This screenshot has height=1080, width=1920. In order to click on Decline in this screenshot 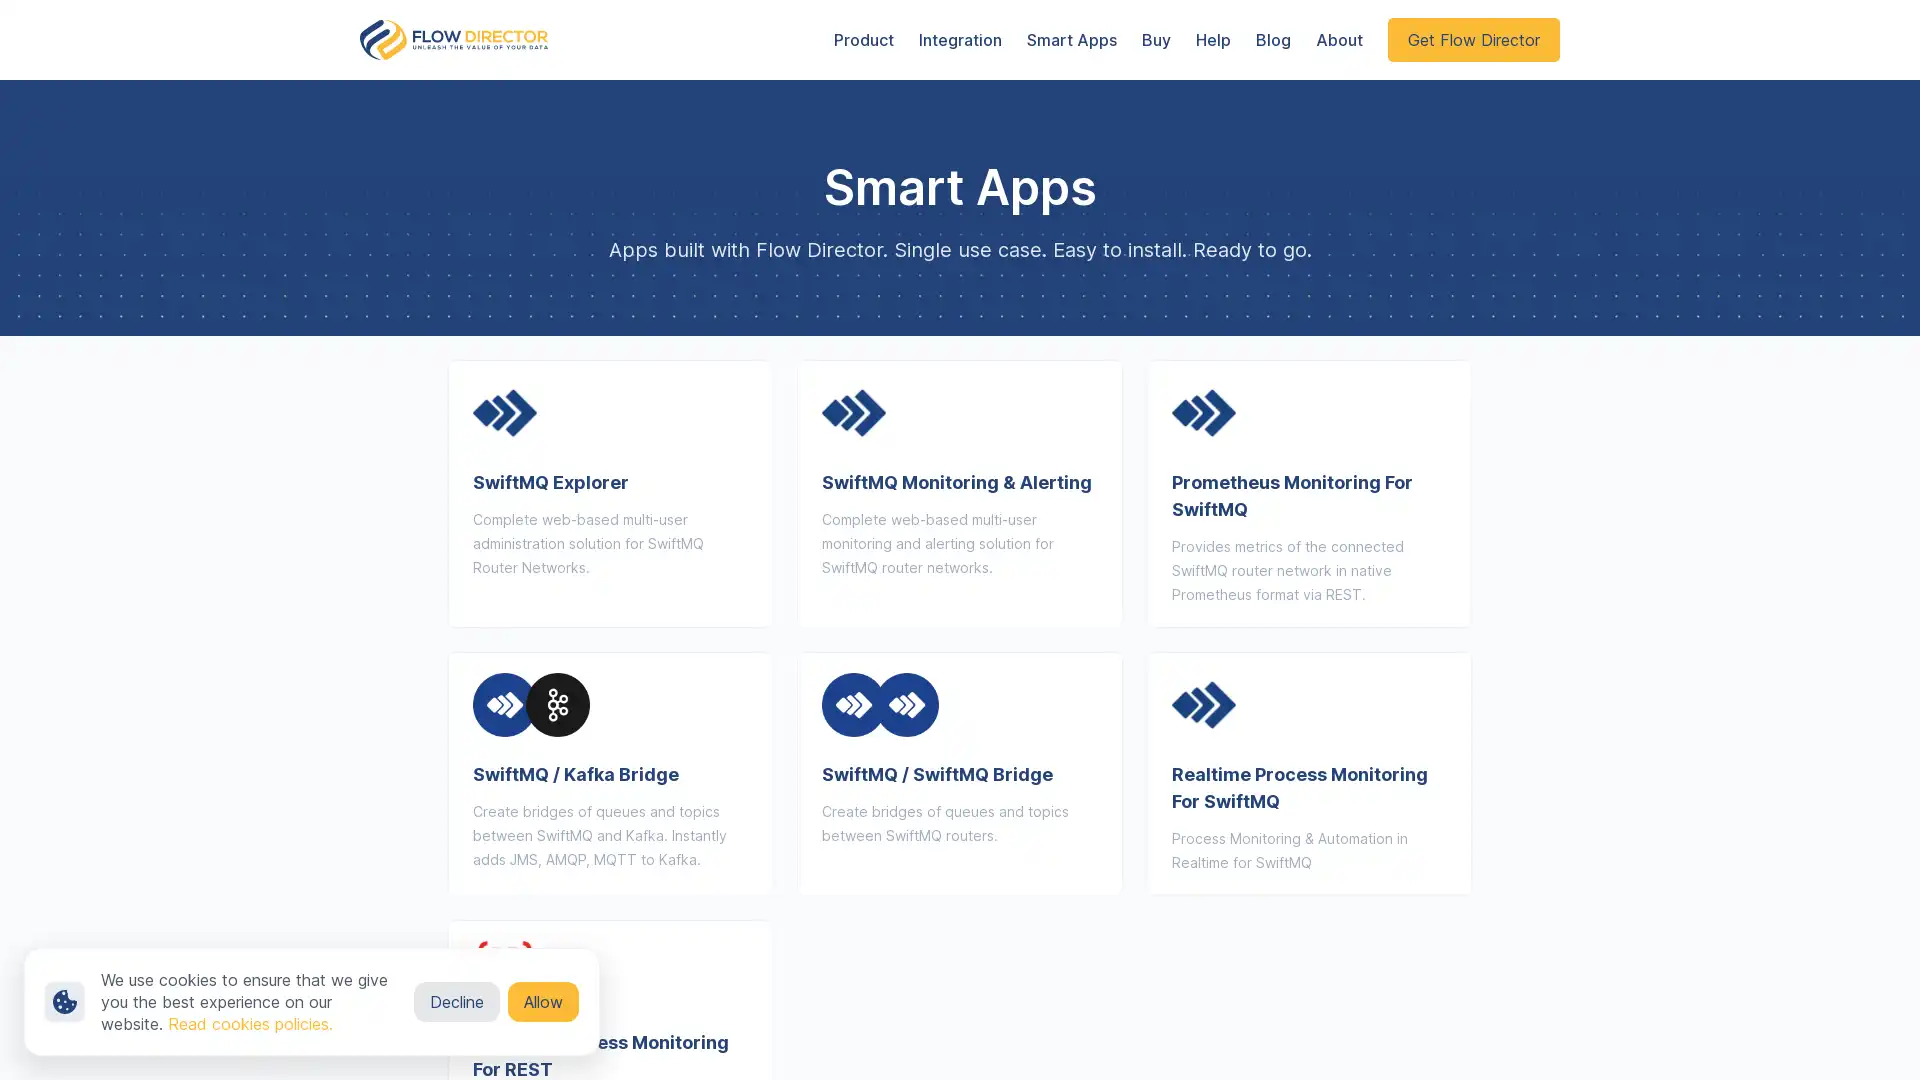, I will do `click(455, 1002)`.